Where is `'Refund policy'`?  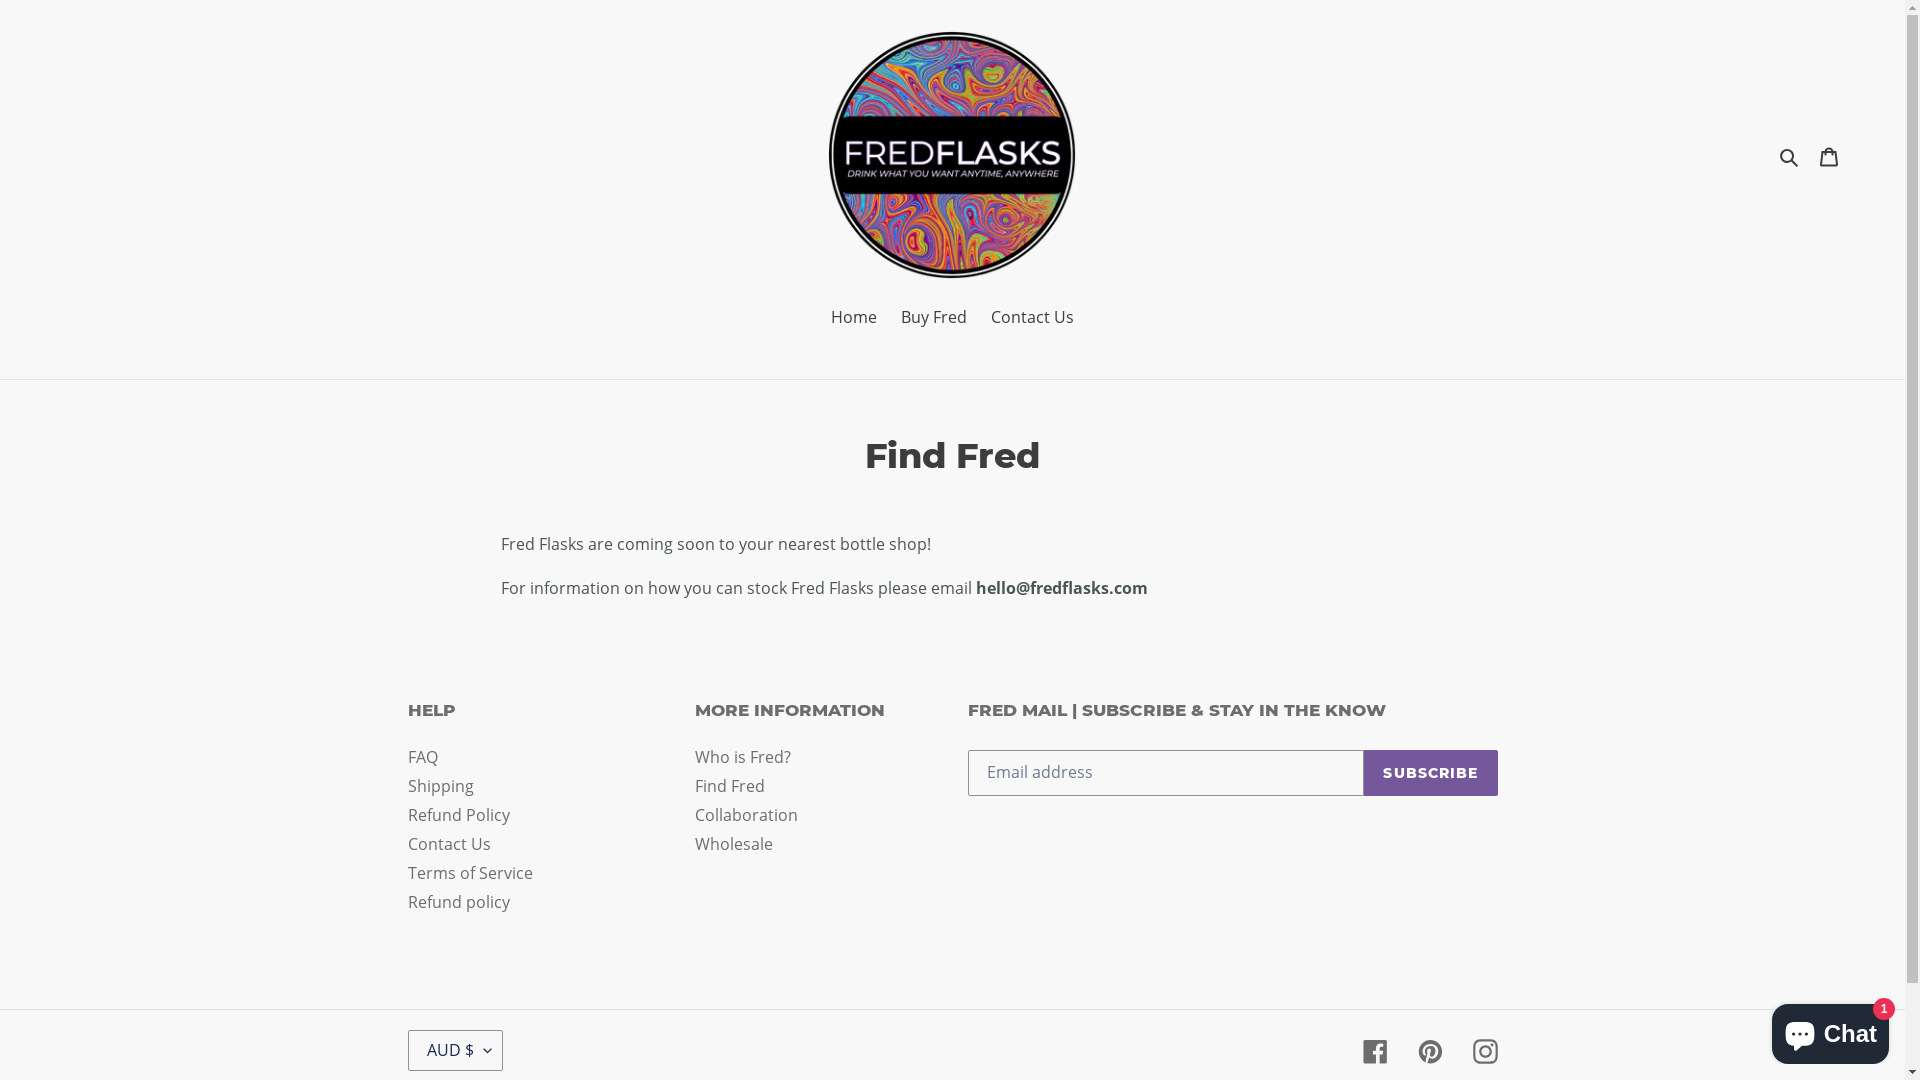 'Refund policy' is located at coordinates (458, 902).